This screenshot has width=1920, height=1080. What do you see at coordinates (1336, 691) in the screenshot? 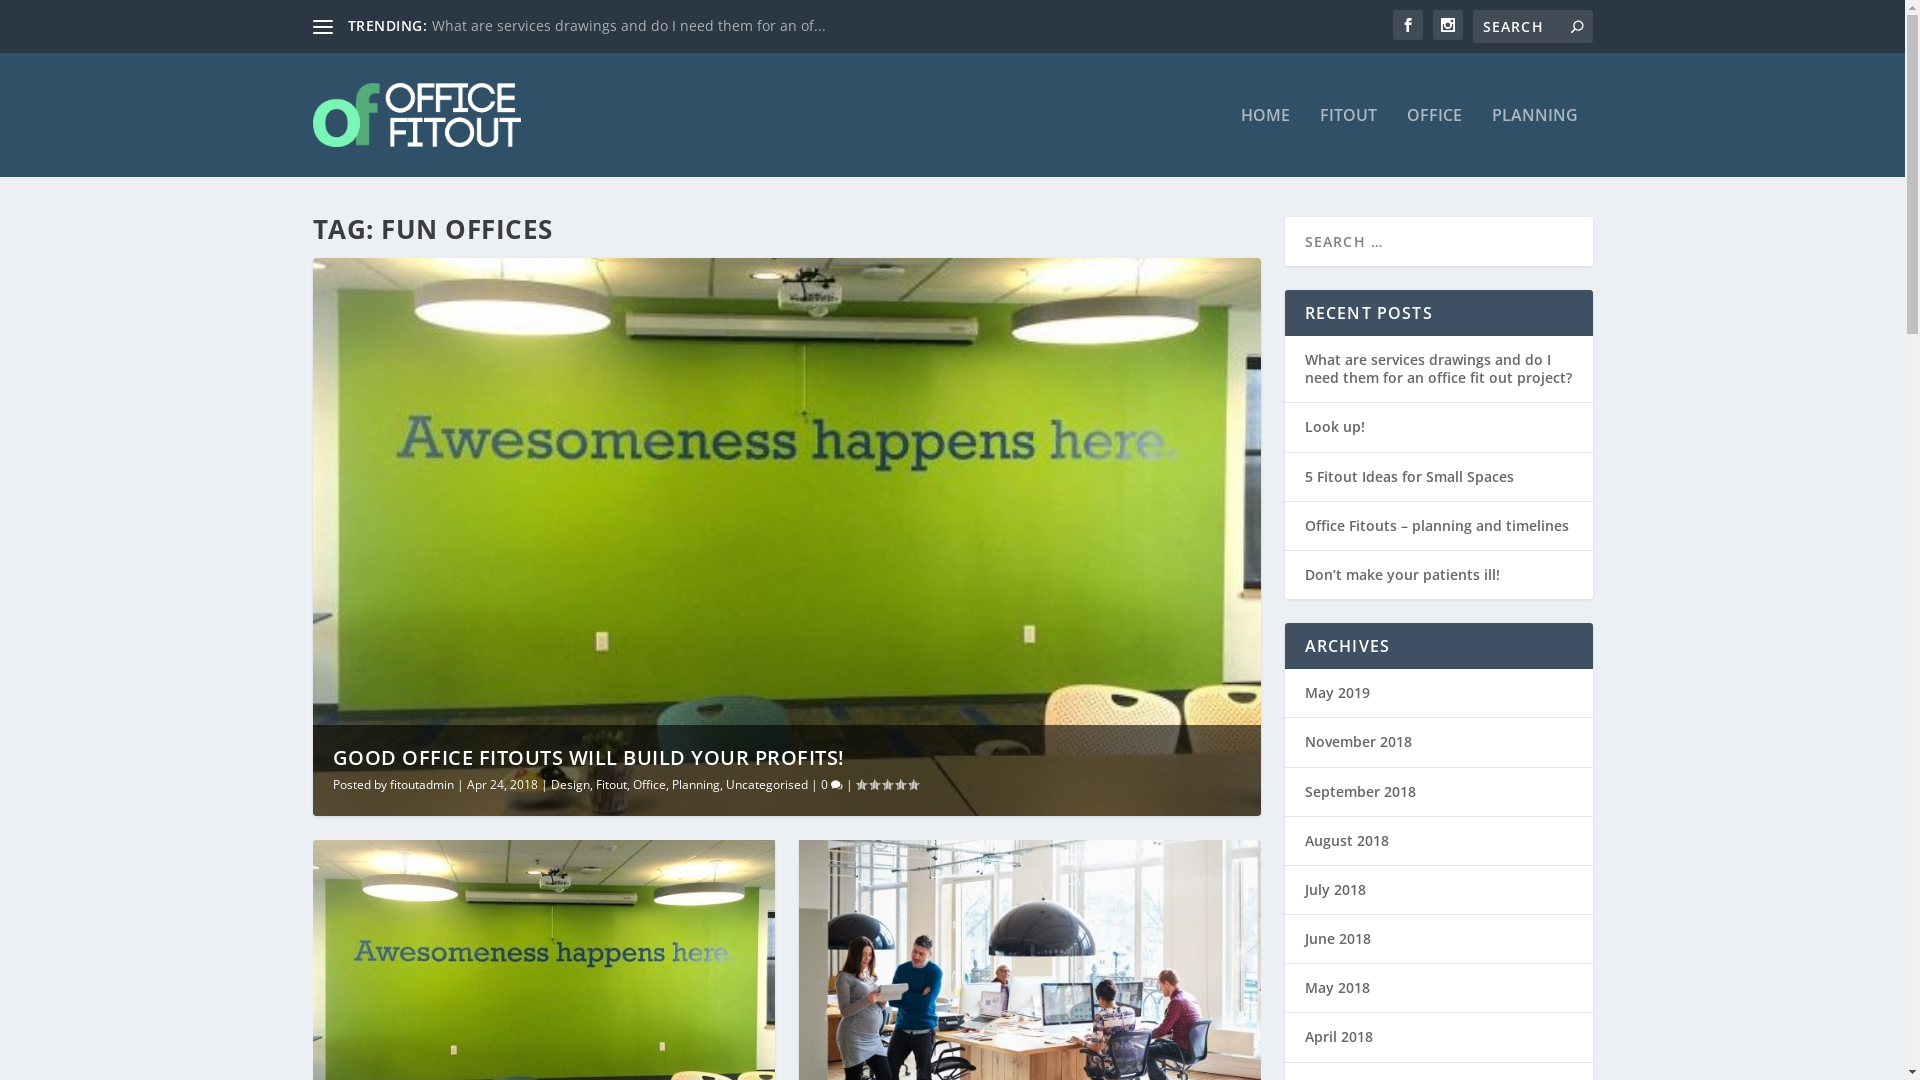
I see `'May 2019'` at bounding box center [1336, 691].